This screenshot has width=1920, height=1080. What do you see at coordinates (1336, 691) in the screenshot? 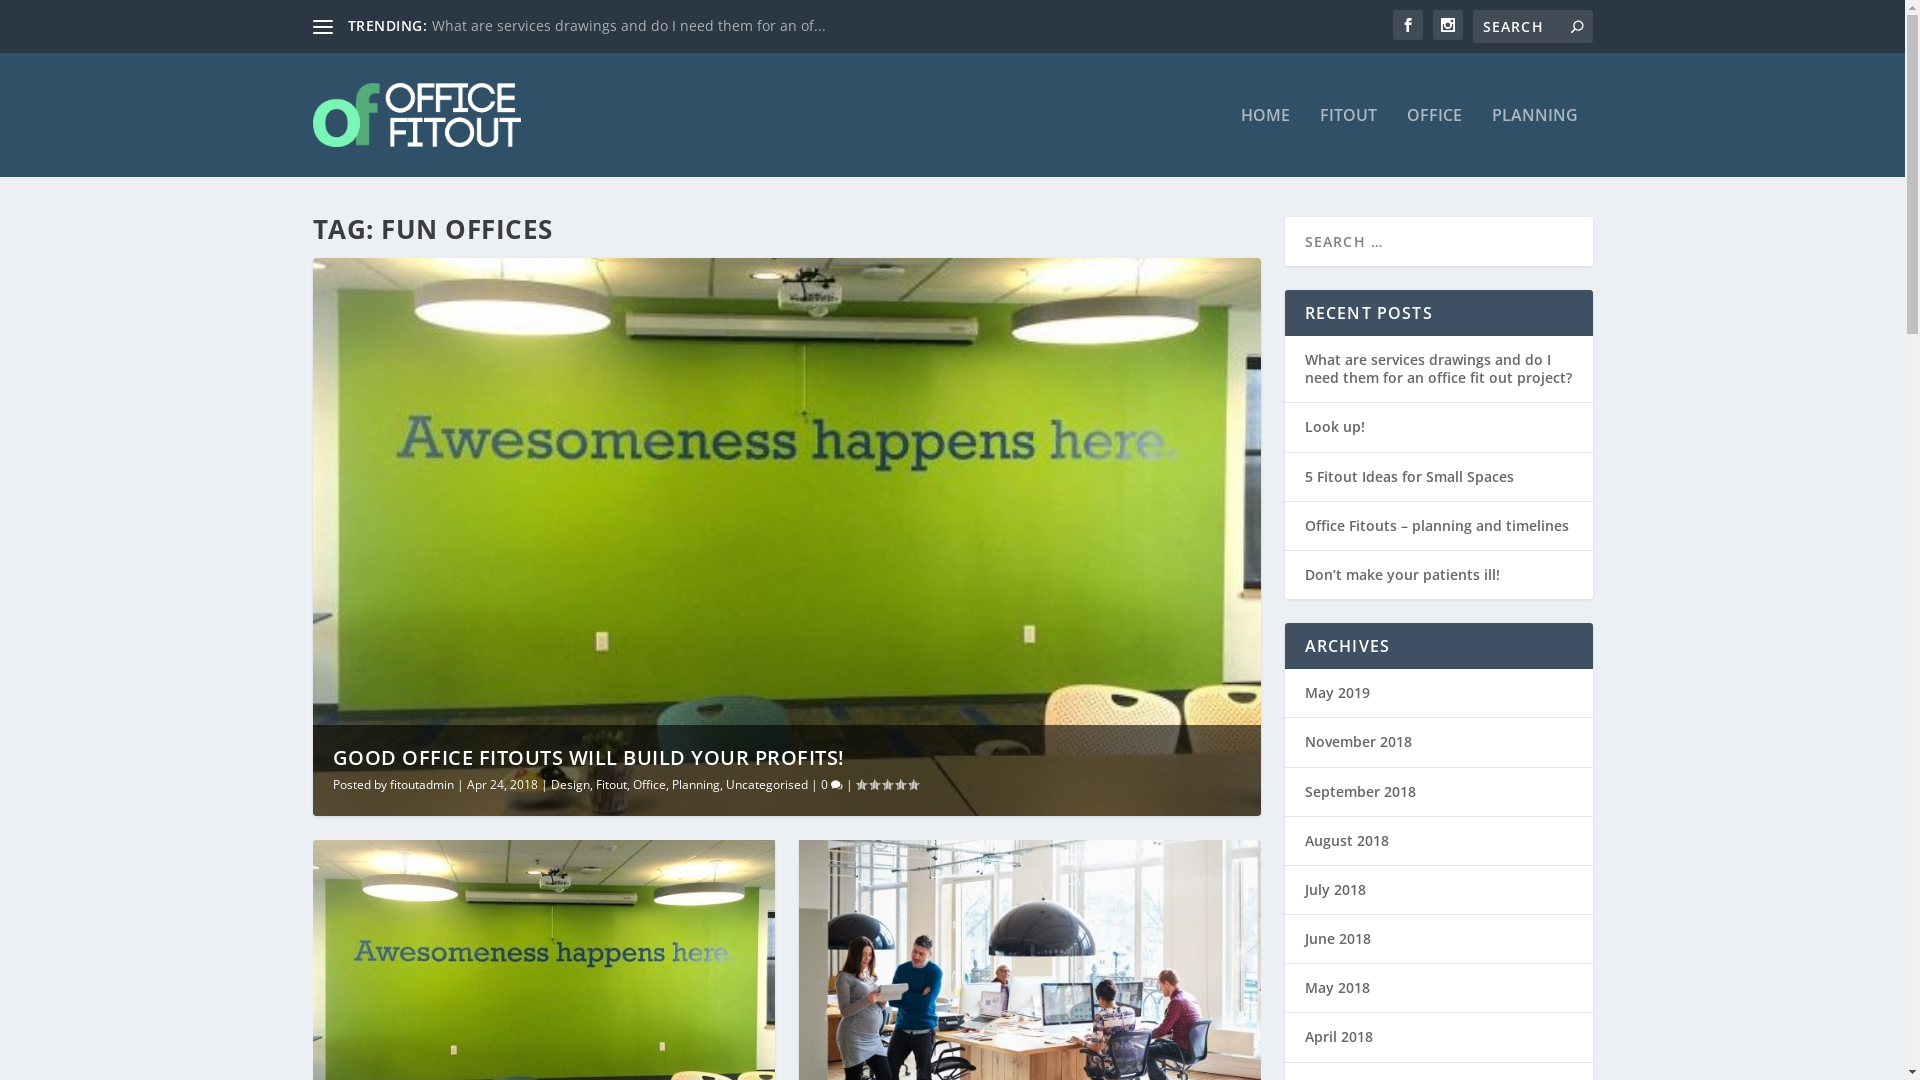
I see `'May 2019'` at bounding box center [1336, 691].